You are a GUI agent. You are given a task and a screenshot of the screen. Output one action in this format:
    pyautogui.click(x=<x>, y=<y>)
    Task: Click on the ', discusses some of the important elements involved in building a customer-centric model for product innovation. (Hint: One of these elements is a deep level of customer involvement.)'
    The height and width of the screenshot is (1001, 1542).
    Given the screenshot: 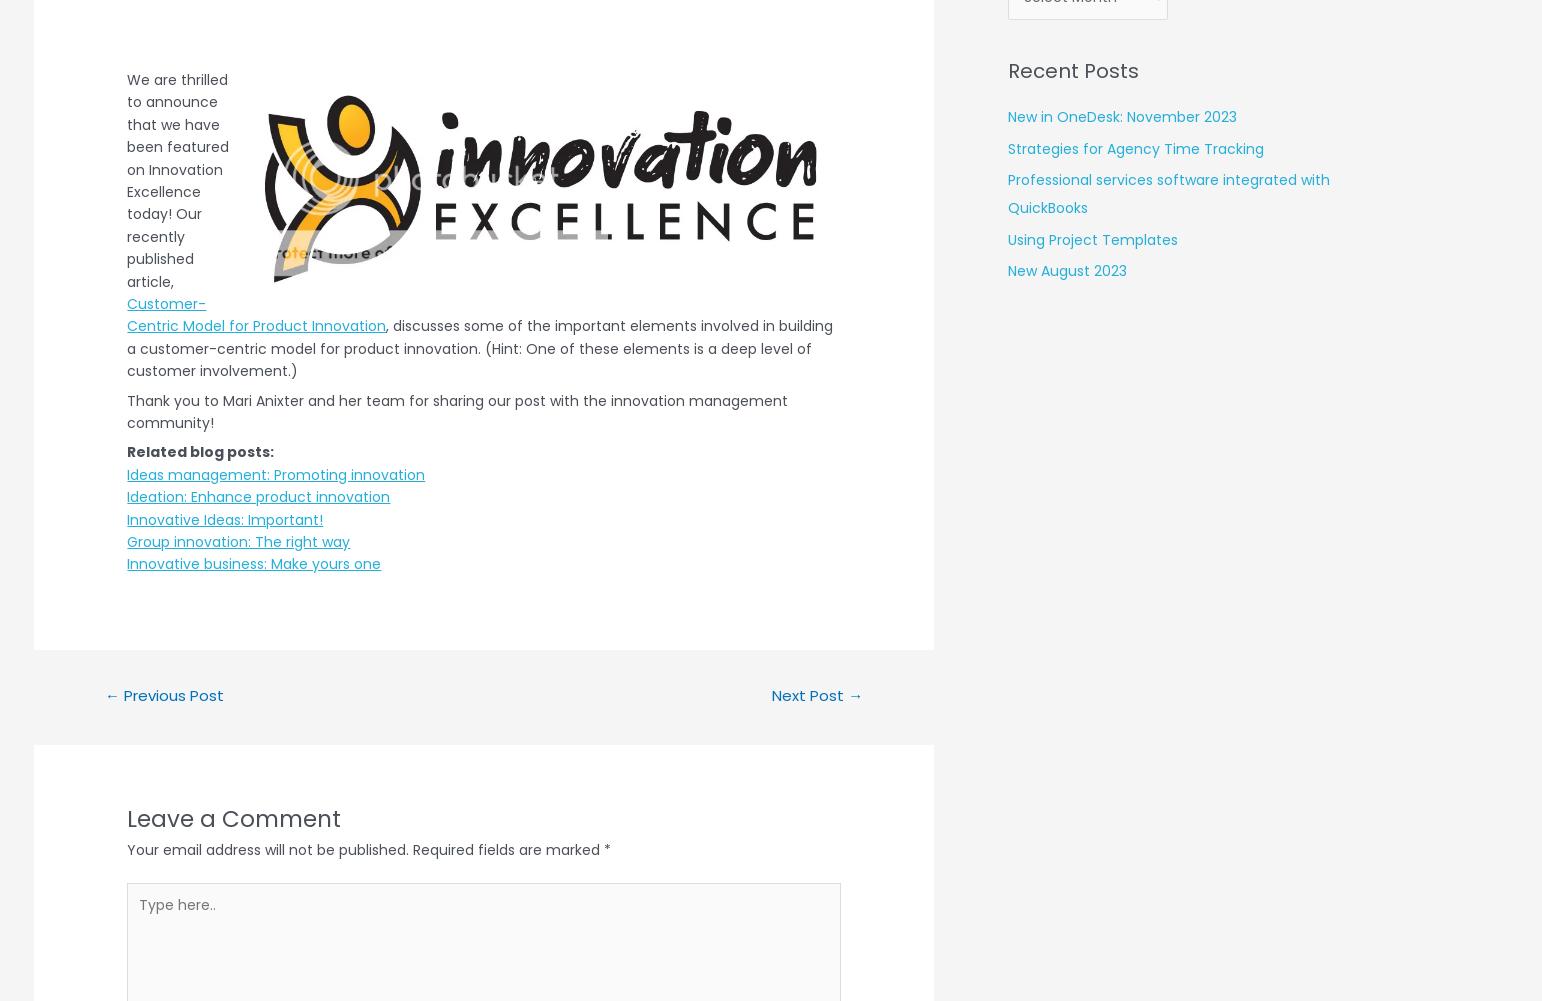 What is the action you would take?
    pyautogui.click(x=480, y=348)
    